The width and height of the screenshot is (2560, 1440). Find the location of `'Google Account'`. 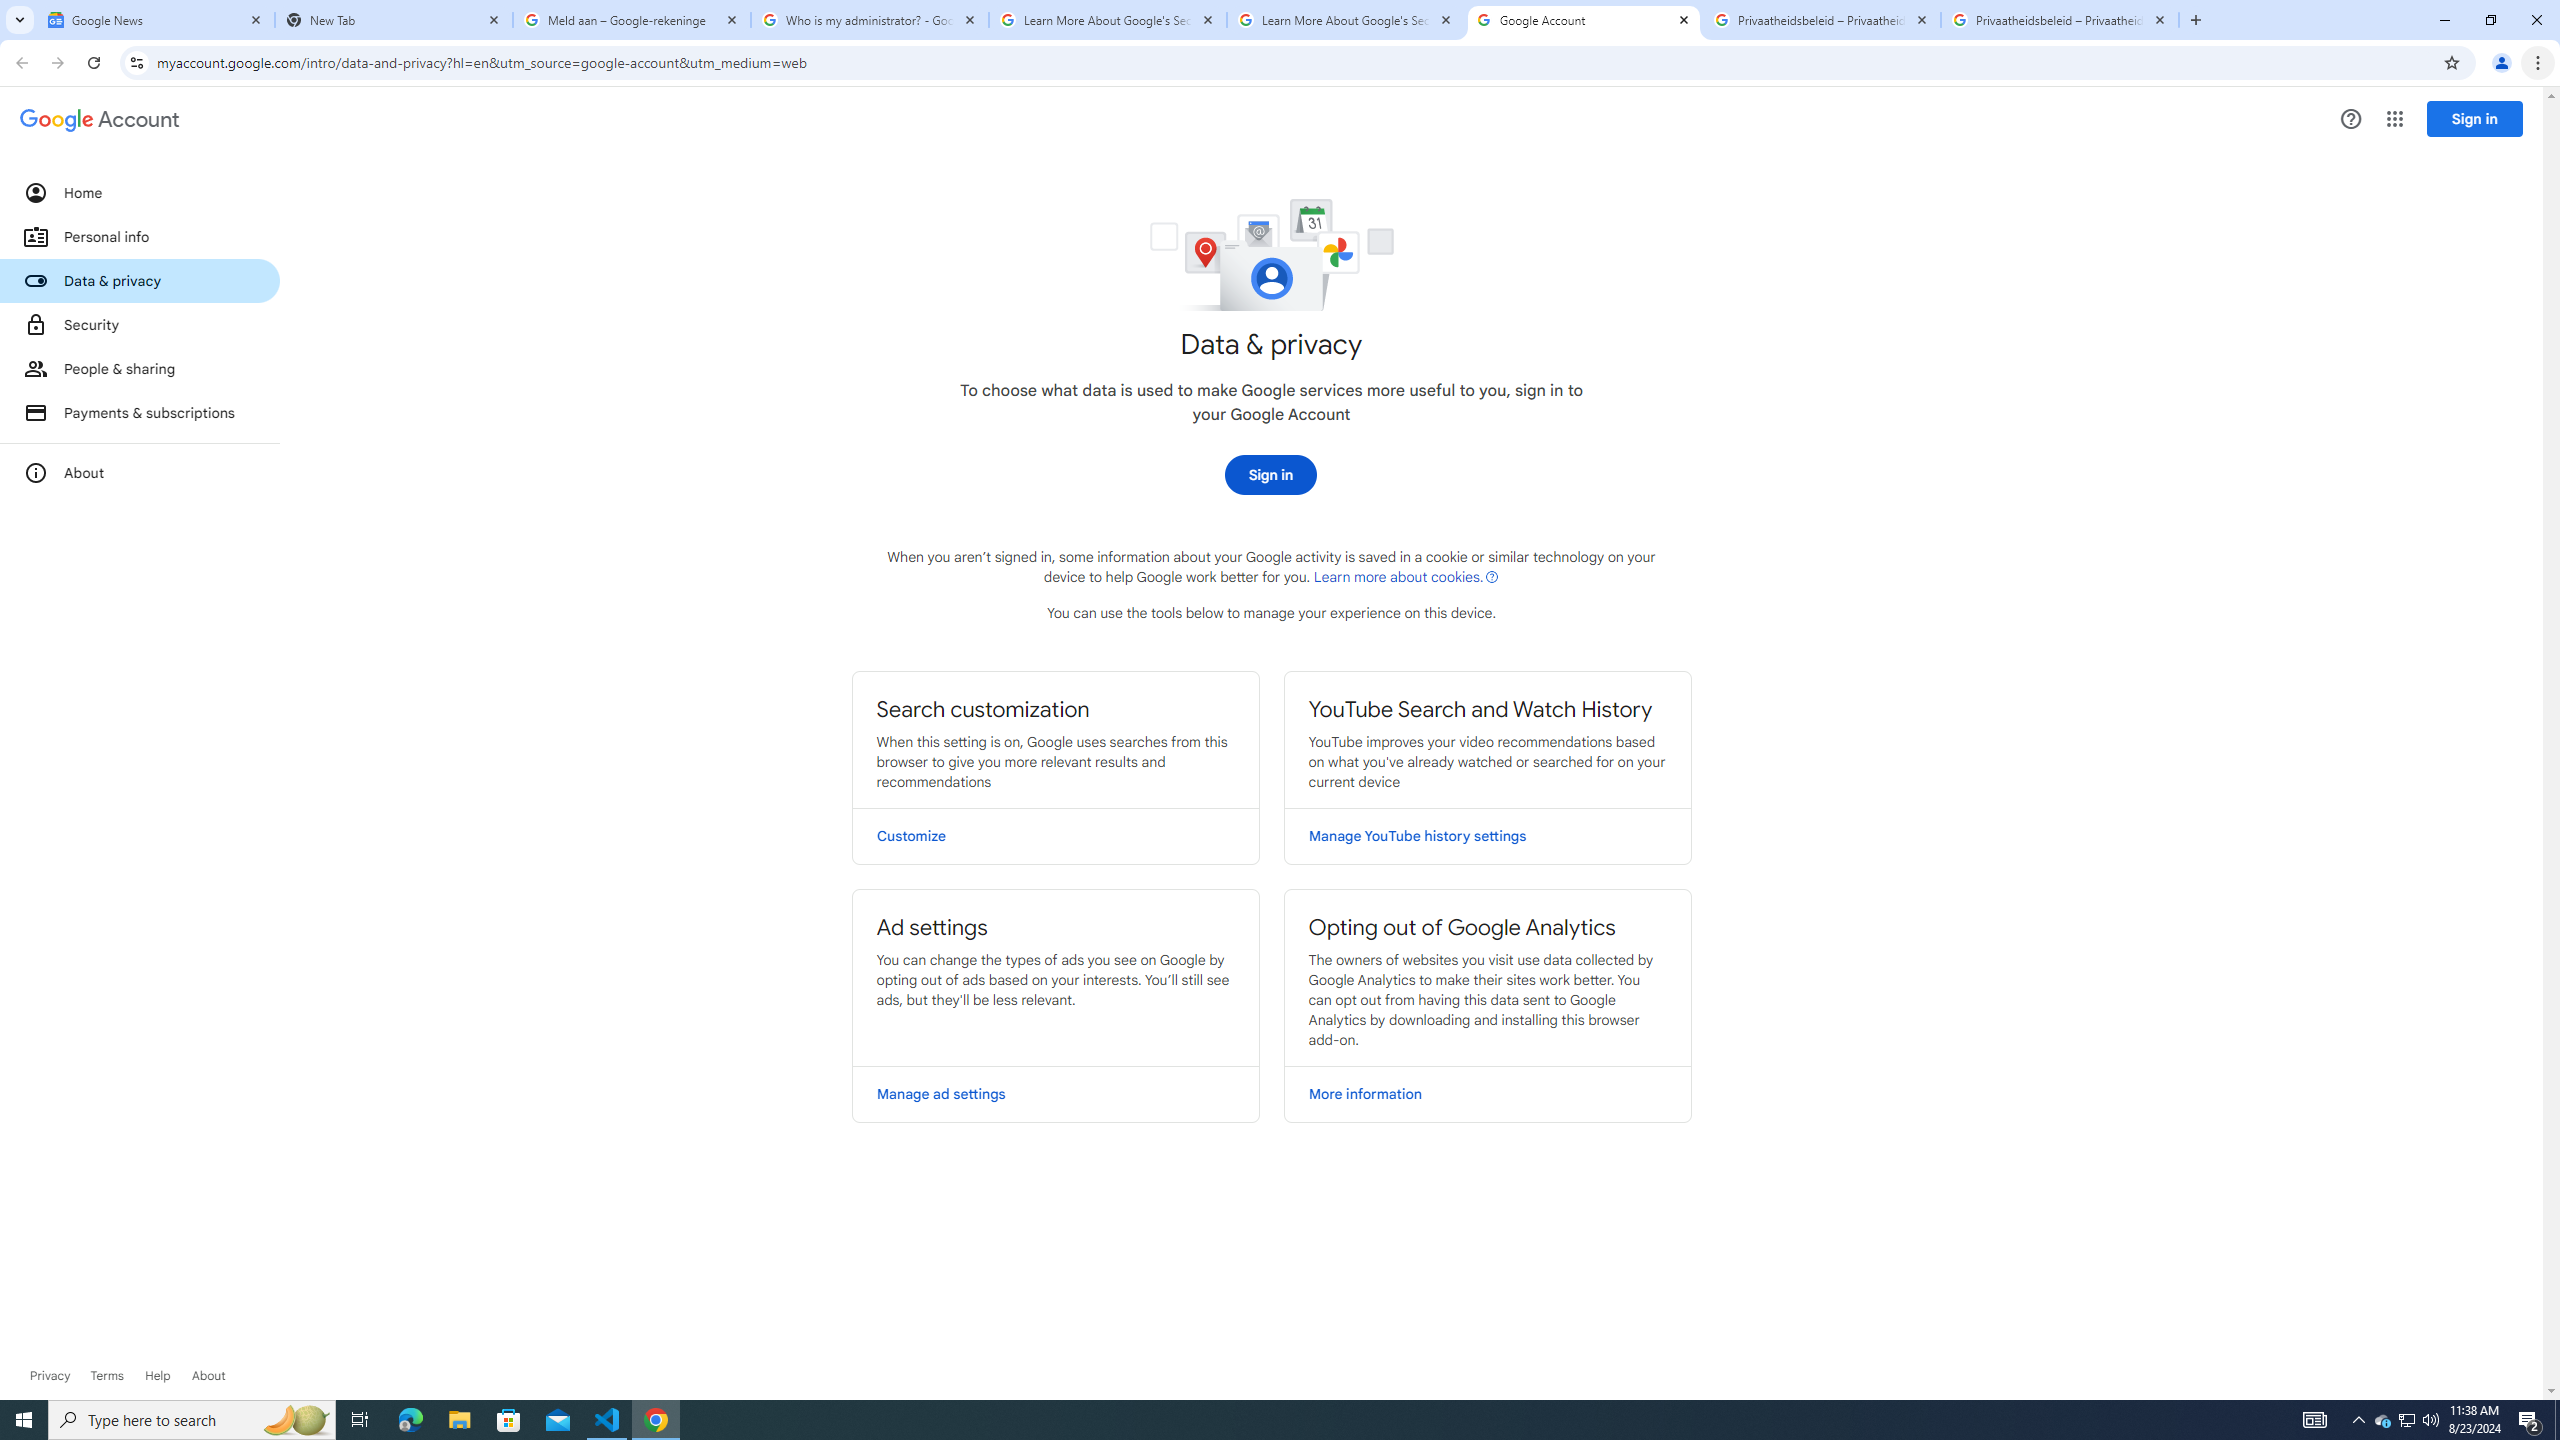

'Google Account' is located at coordinates (1583, 19).